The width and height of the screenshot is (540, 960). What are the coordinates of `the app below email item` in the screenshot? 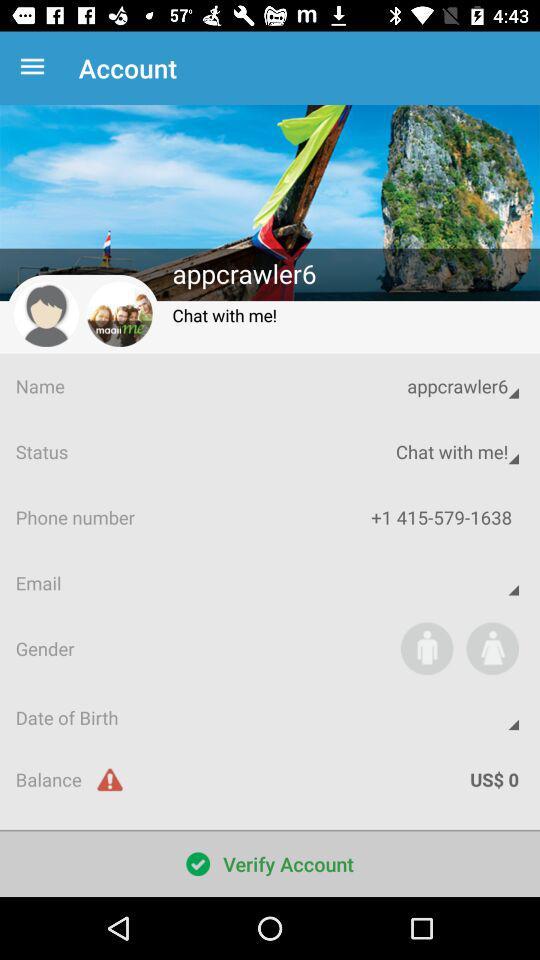 It's located at (491, 647).